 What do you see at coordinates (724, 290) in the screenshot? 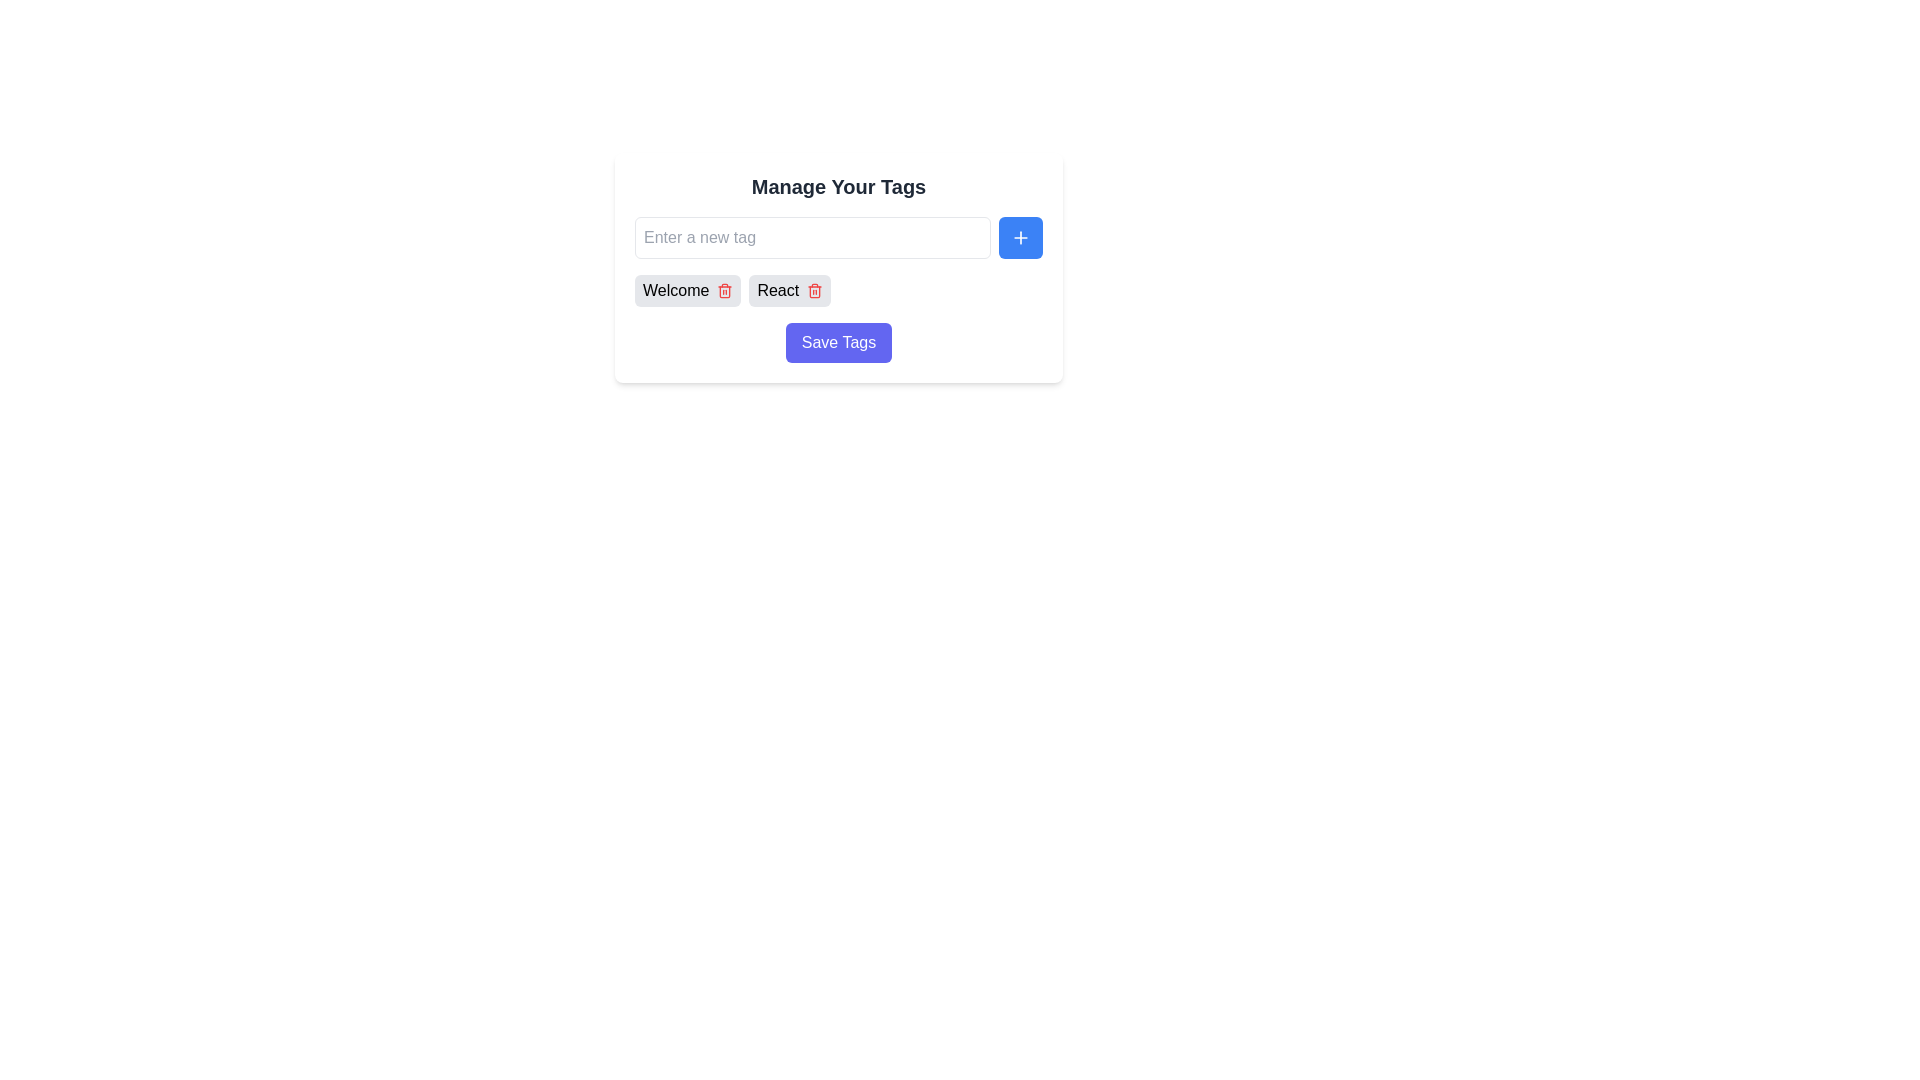
I see `the red trash icon representing the delete function, located to the right of the 'Welcome' text` at bounding box center [724, 290].